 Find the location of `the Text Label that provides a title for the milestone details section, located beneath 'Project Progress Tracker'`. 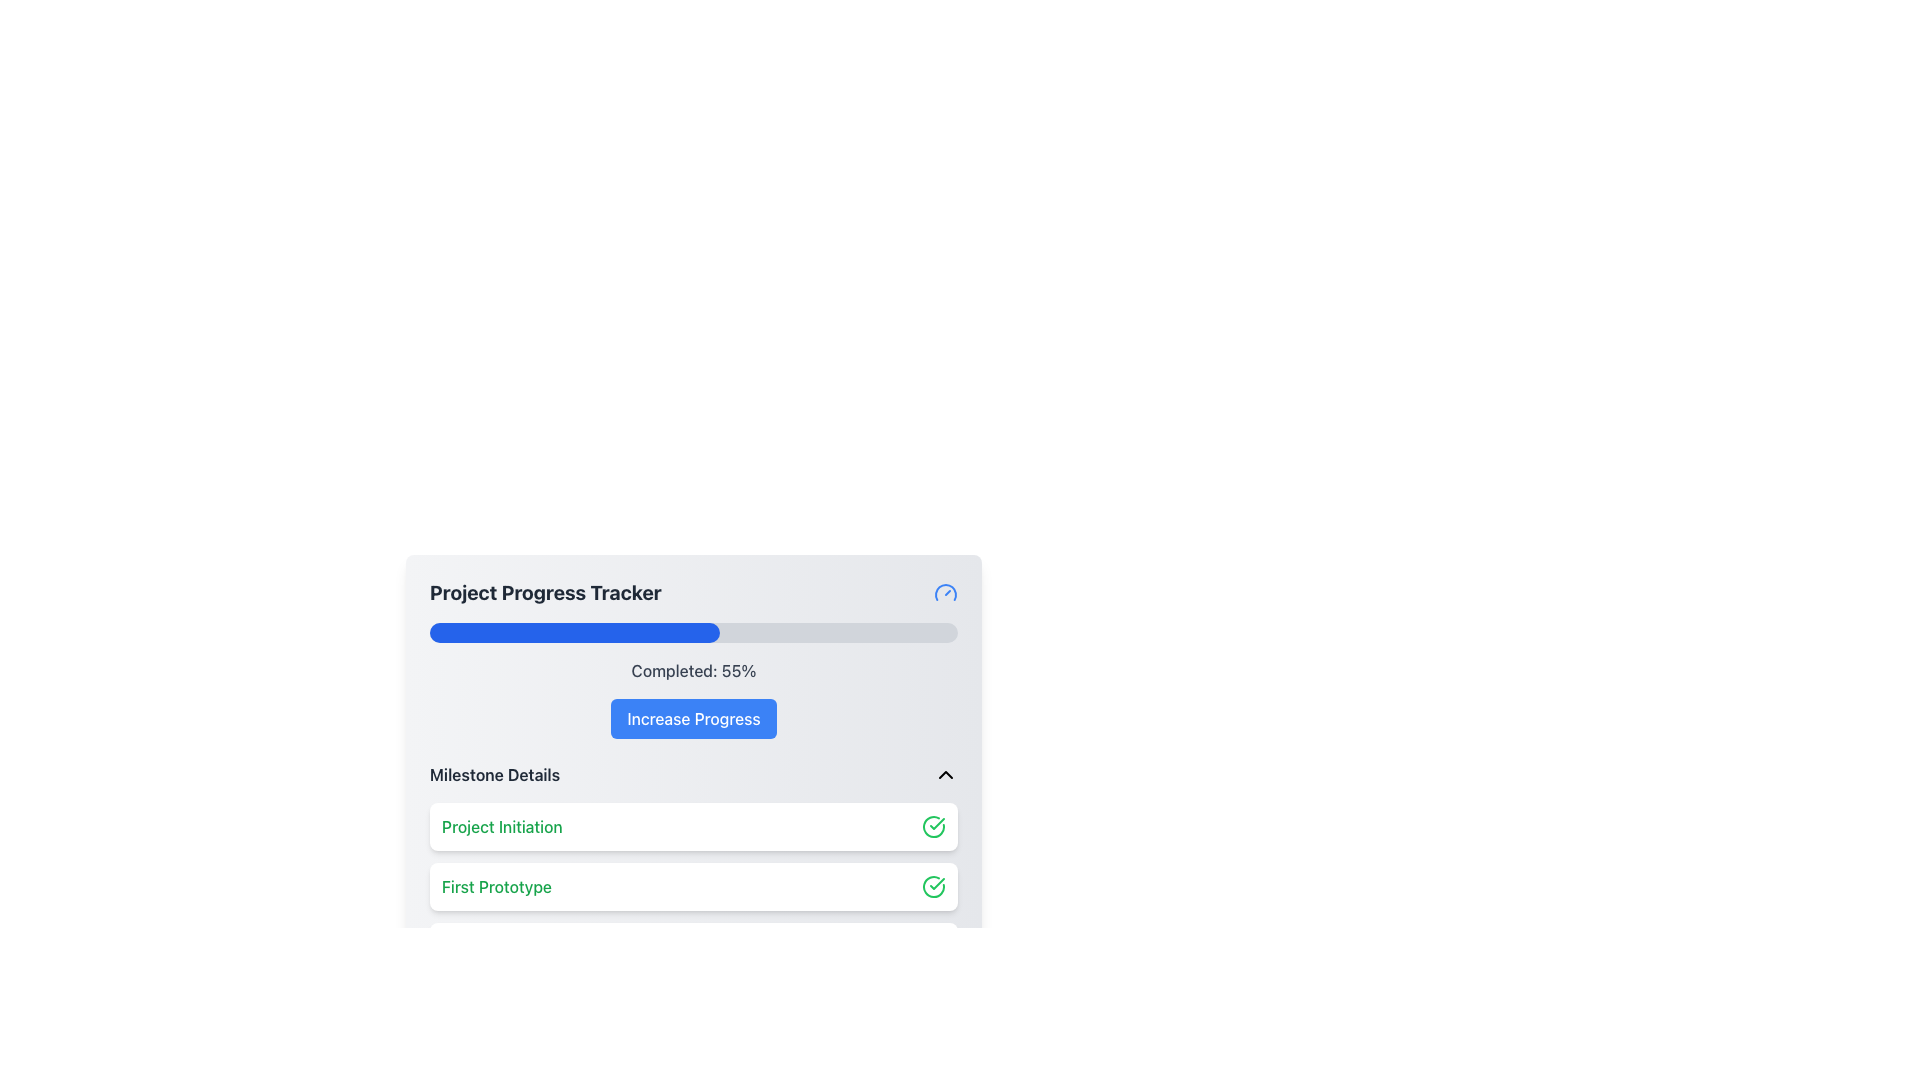

the Text Label that provides a title for the milestone details section, located beneath 'Project Progress Tracker' is located at coordinates (495, 774).